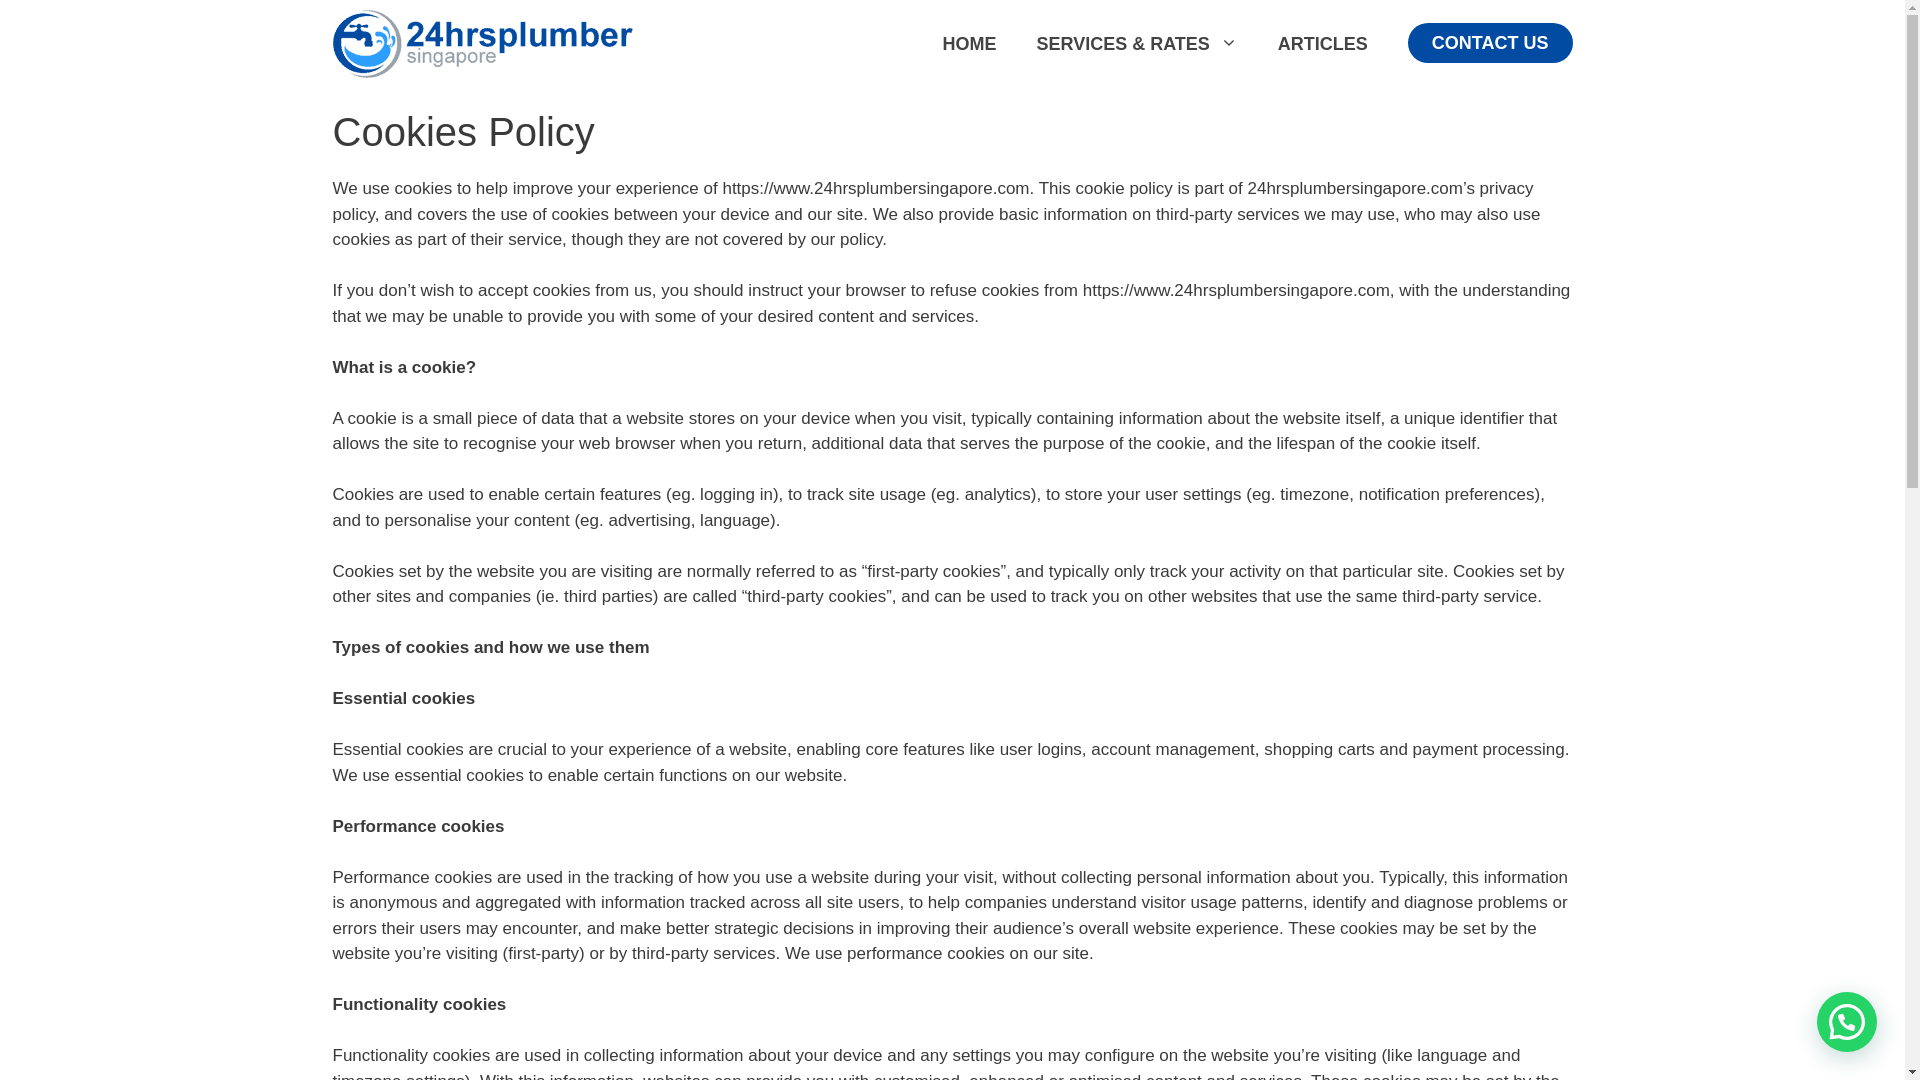 The image size is (1920, 1080). I want to click on 'HOME', so click(969, 43).